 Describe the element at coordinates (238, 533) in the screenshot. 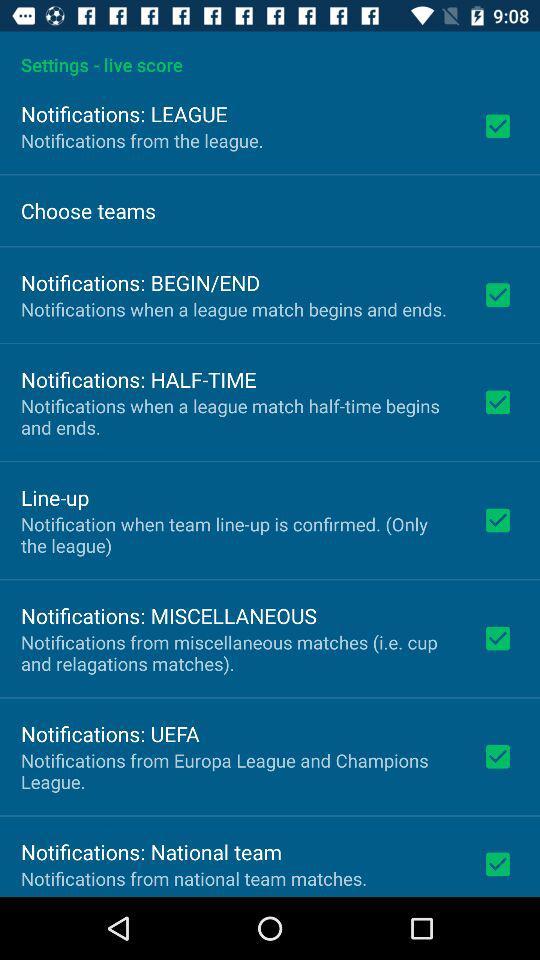

I see `the app below line-up icon` at that location.